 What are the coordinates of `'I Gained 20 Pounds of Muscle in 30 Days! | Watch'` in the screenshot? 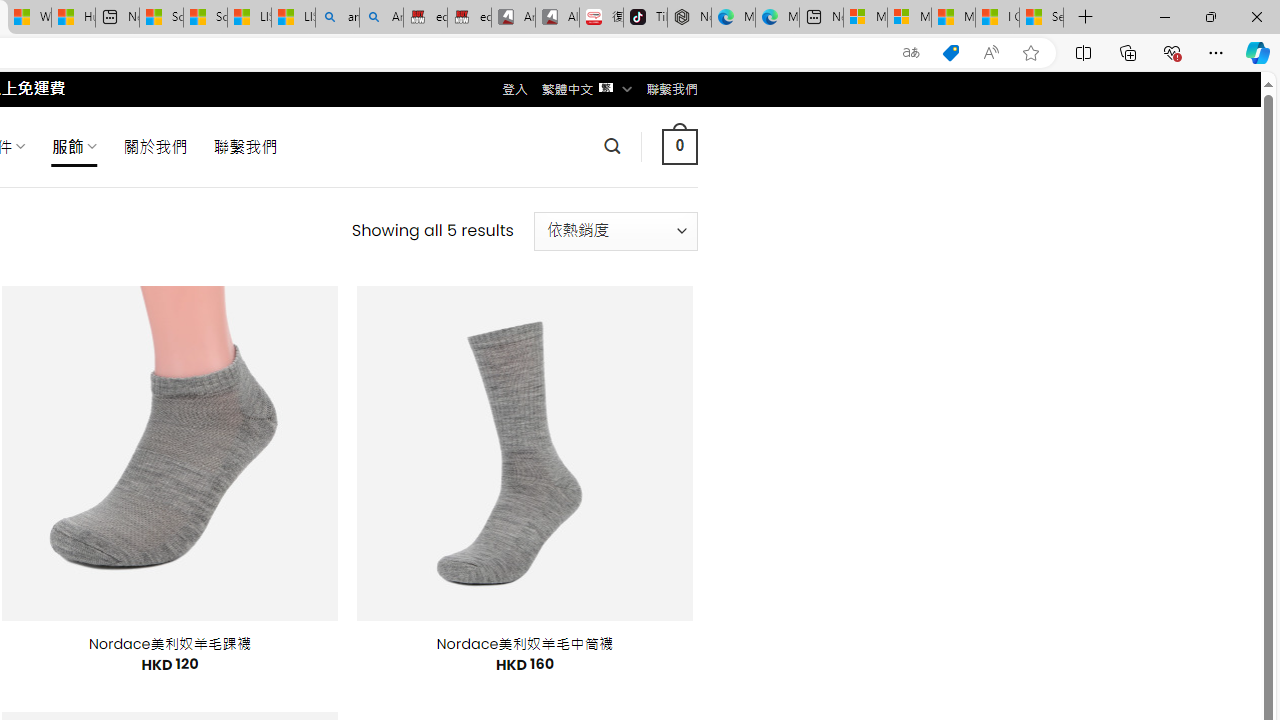 It's located at (997, 17).